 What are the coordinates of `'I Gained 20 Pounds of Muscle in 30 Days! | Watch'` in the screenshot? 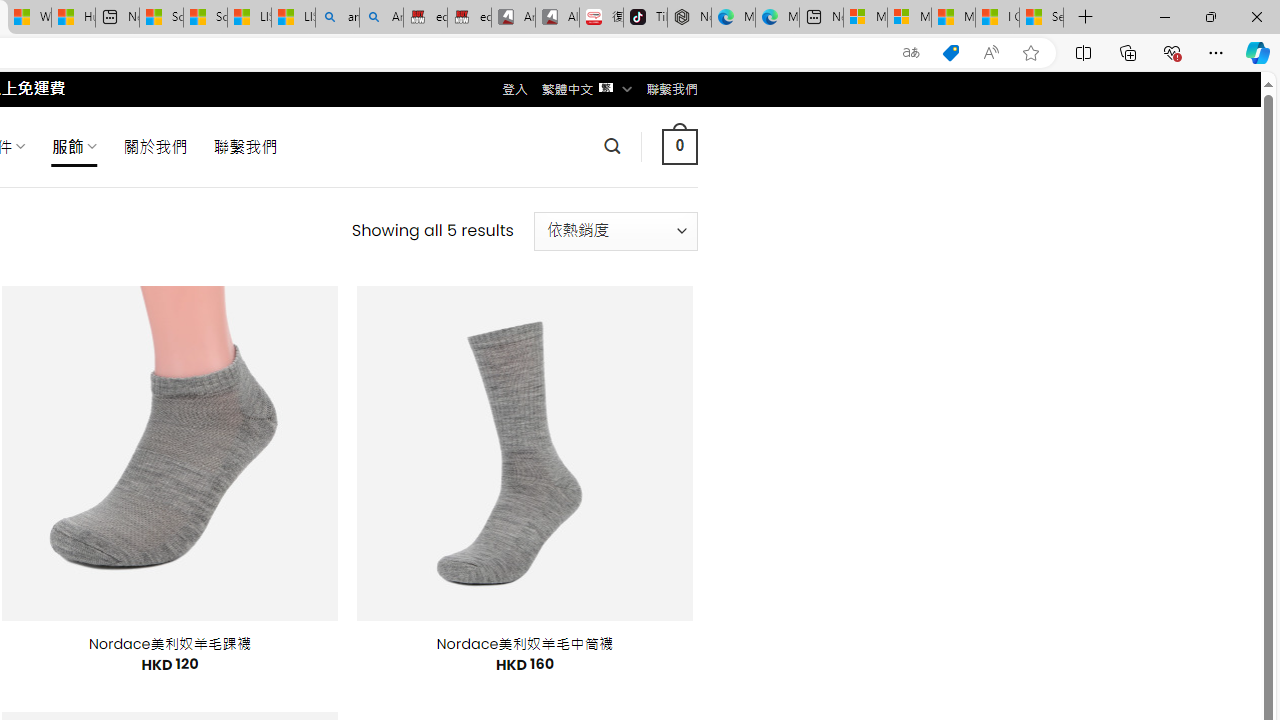 It's located at (997, 17).